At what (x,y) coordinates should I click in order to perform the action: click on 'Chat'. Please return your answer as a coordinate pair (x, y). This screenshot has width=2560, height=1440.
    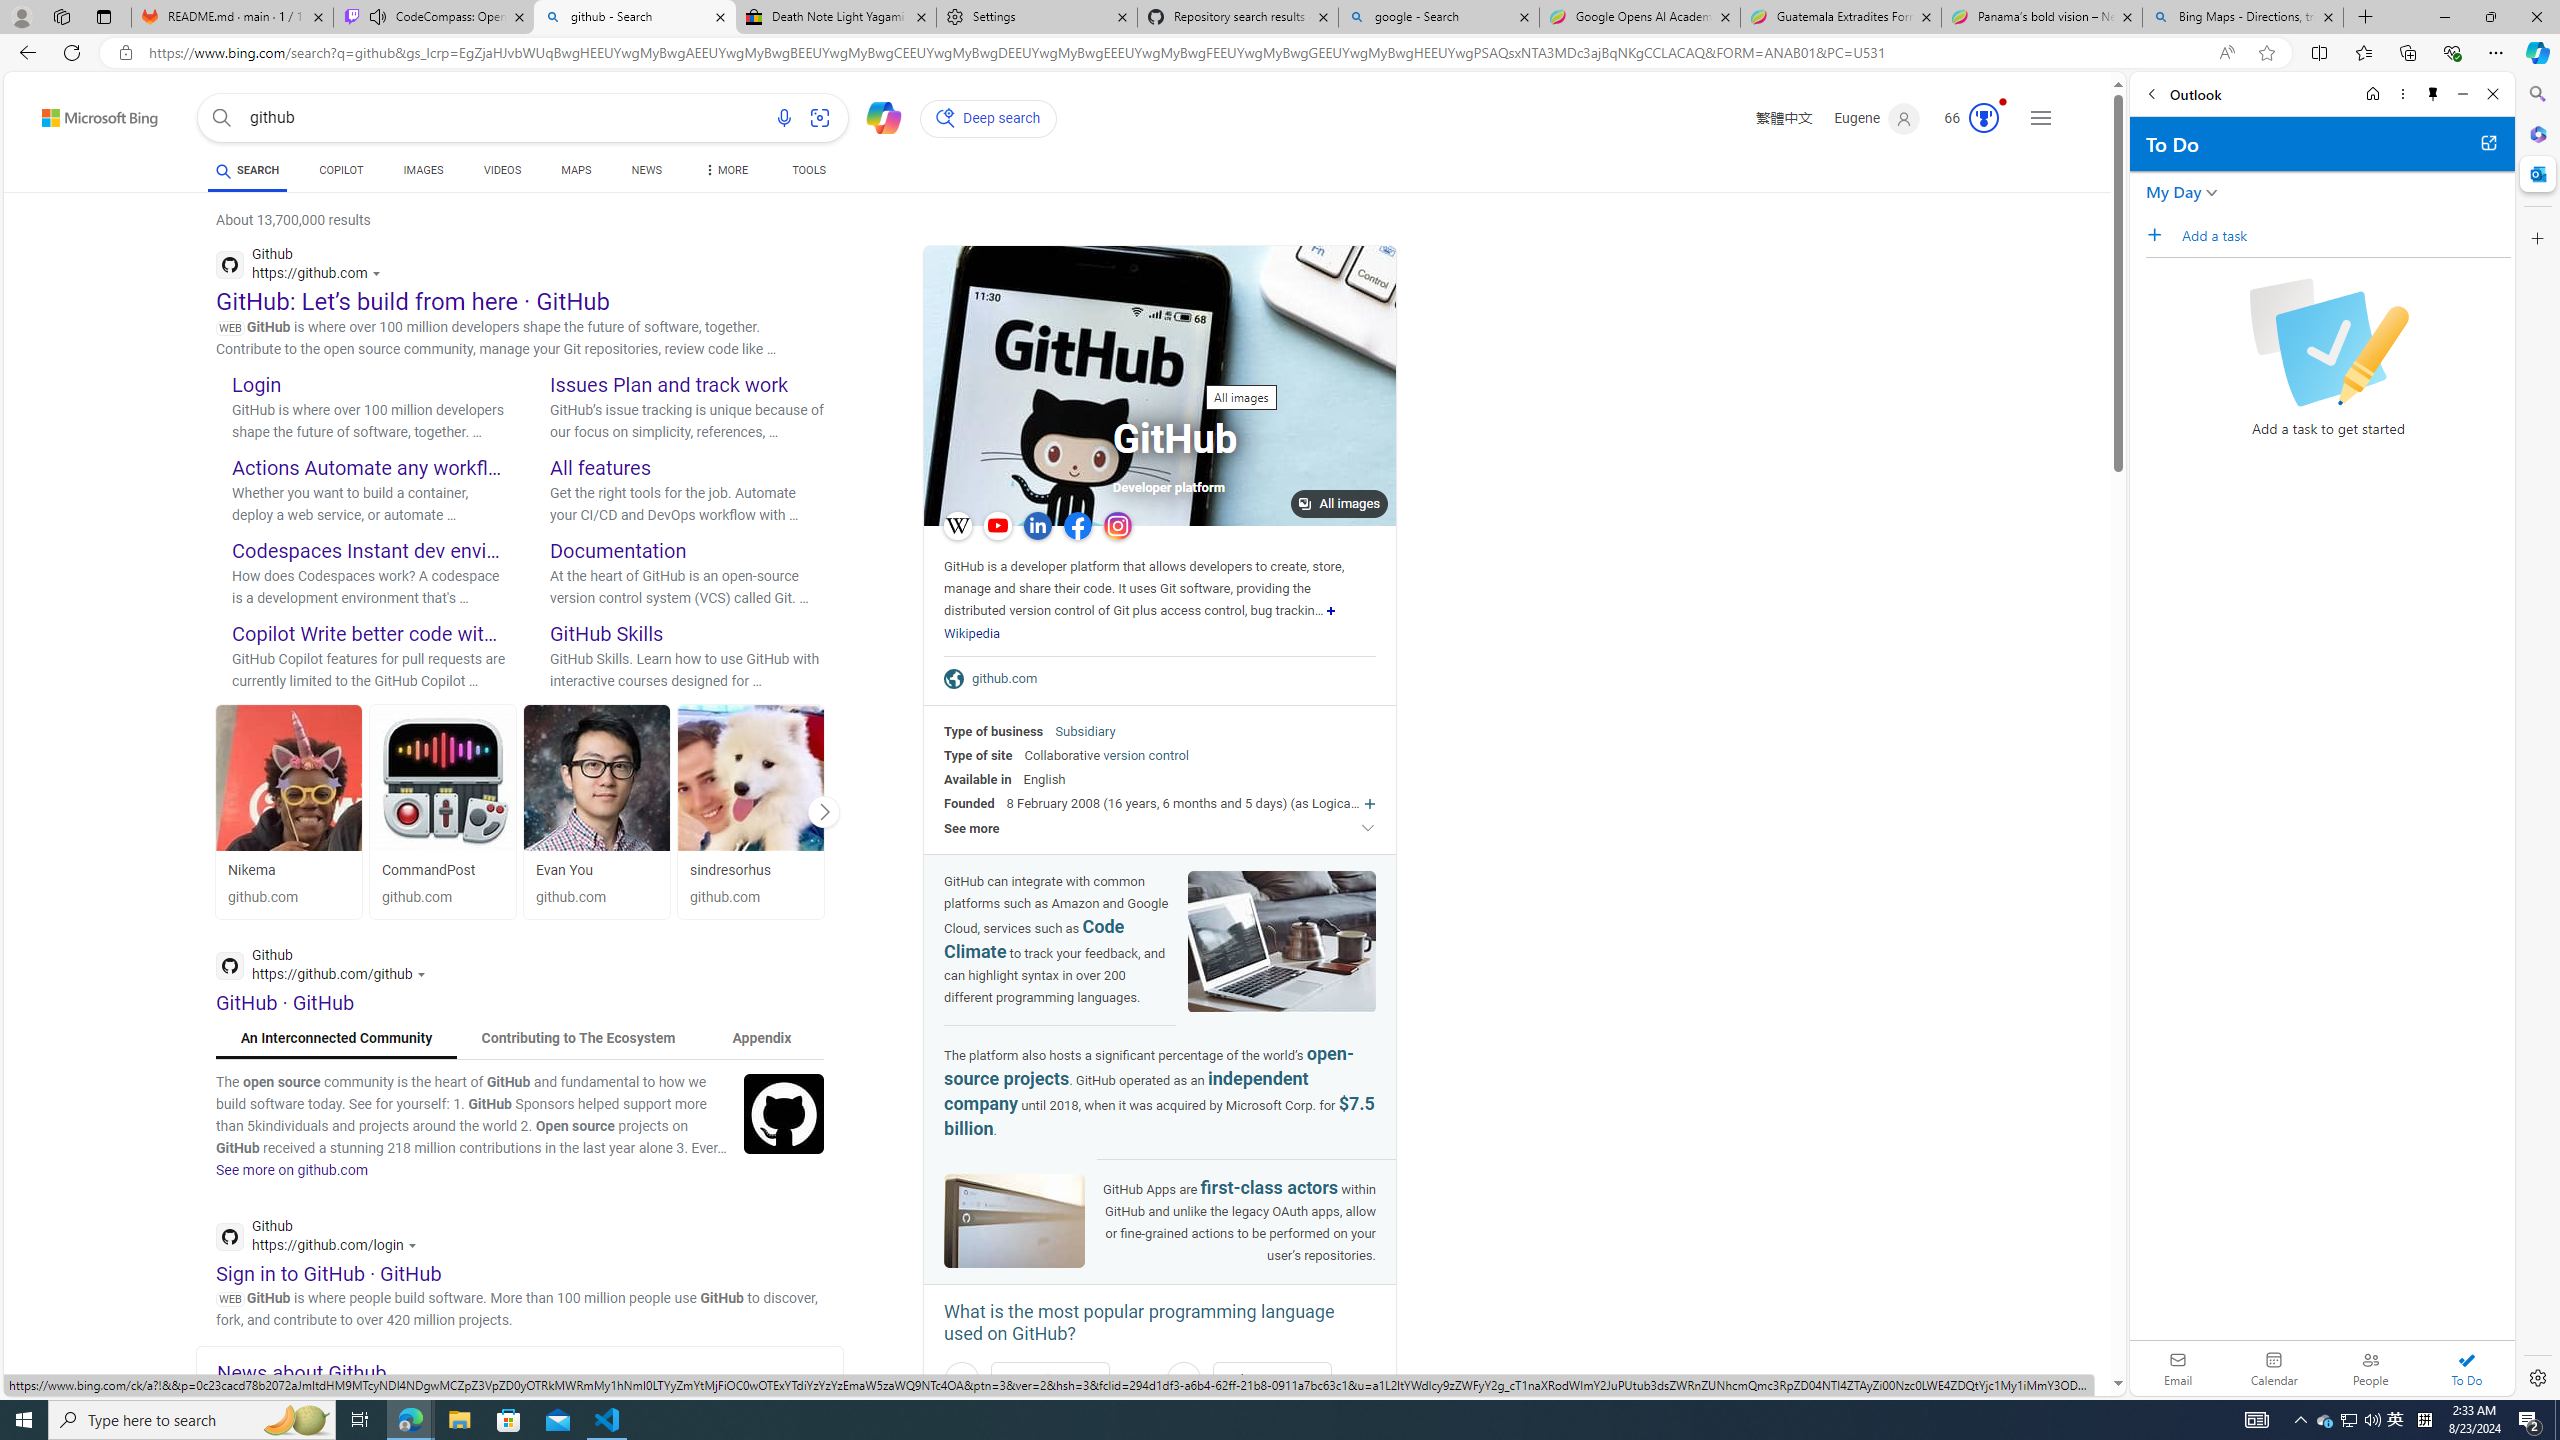
    Looking at the image, I should click on (875, 114).